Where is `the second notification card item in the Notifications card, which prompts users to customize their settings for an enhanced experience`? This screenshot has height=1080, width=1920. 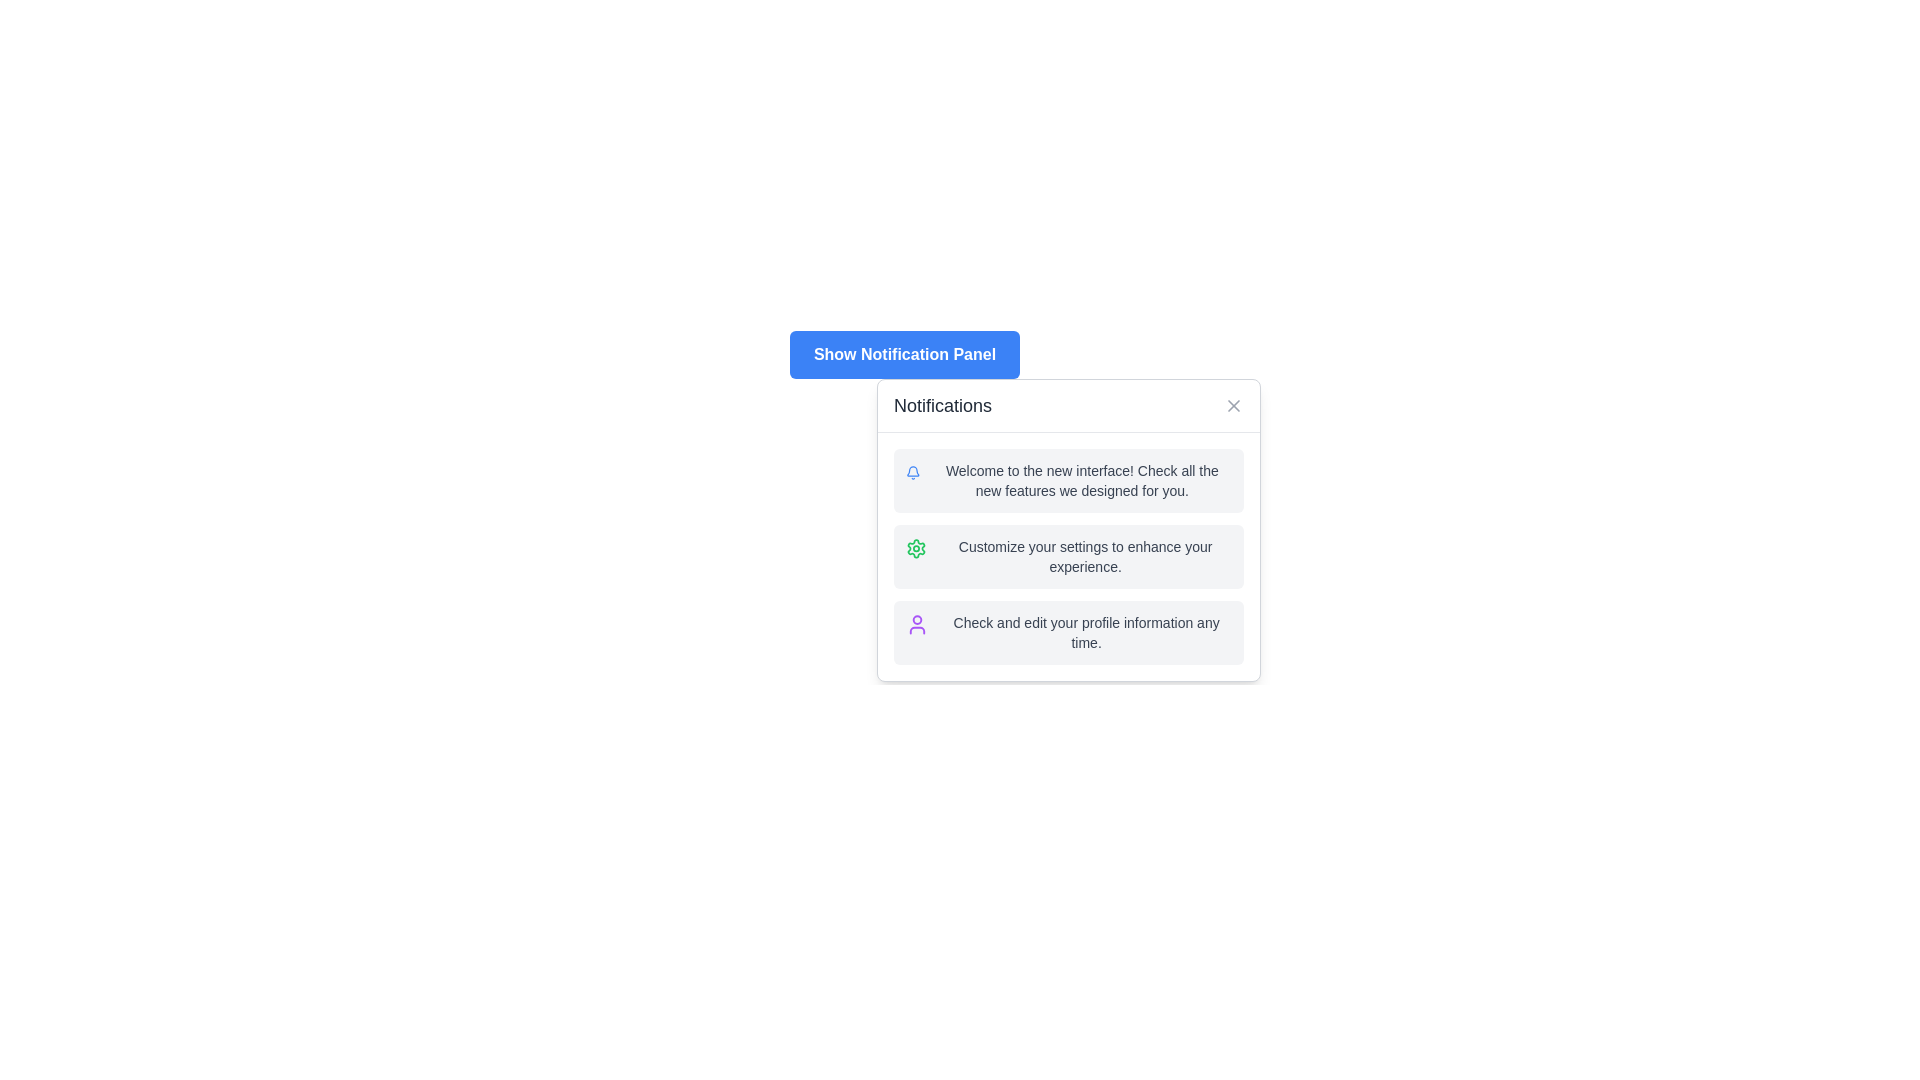 the second notification card item in the Notifications card, which prompts users to customize their settings for an enhanced experience is located at coordinates (1068, 529).